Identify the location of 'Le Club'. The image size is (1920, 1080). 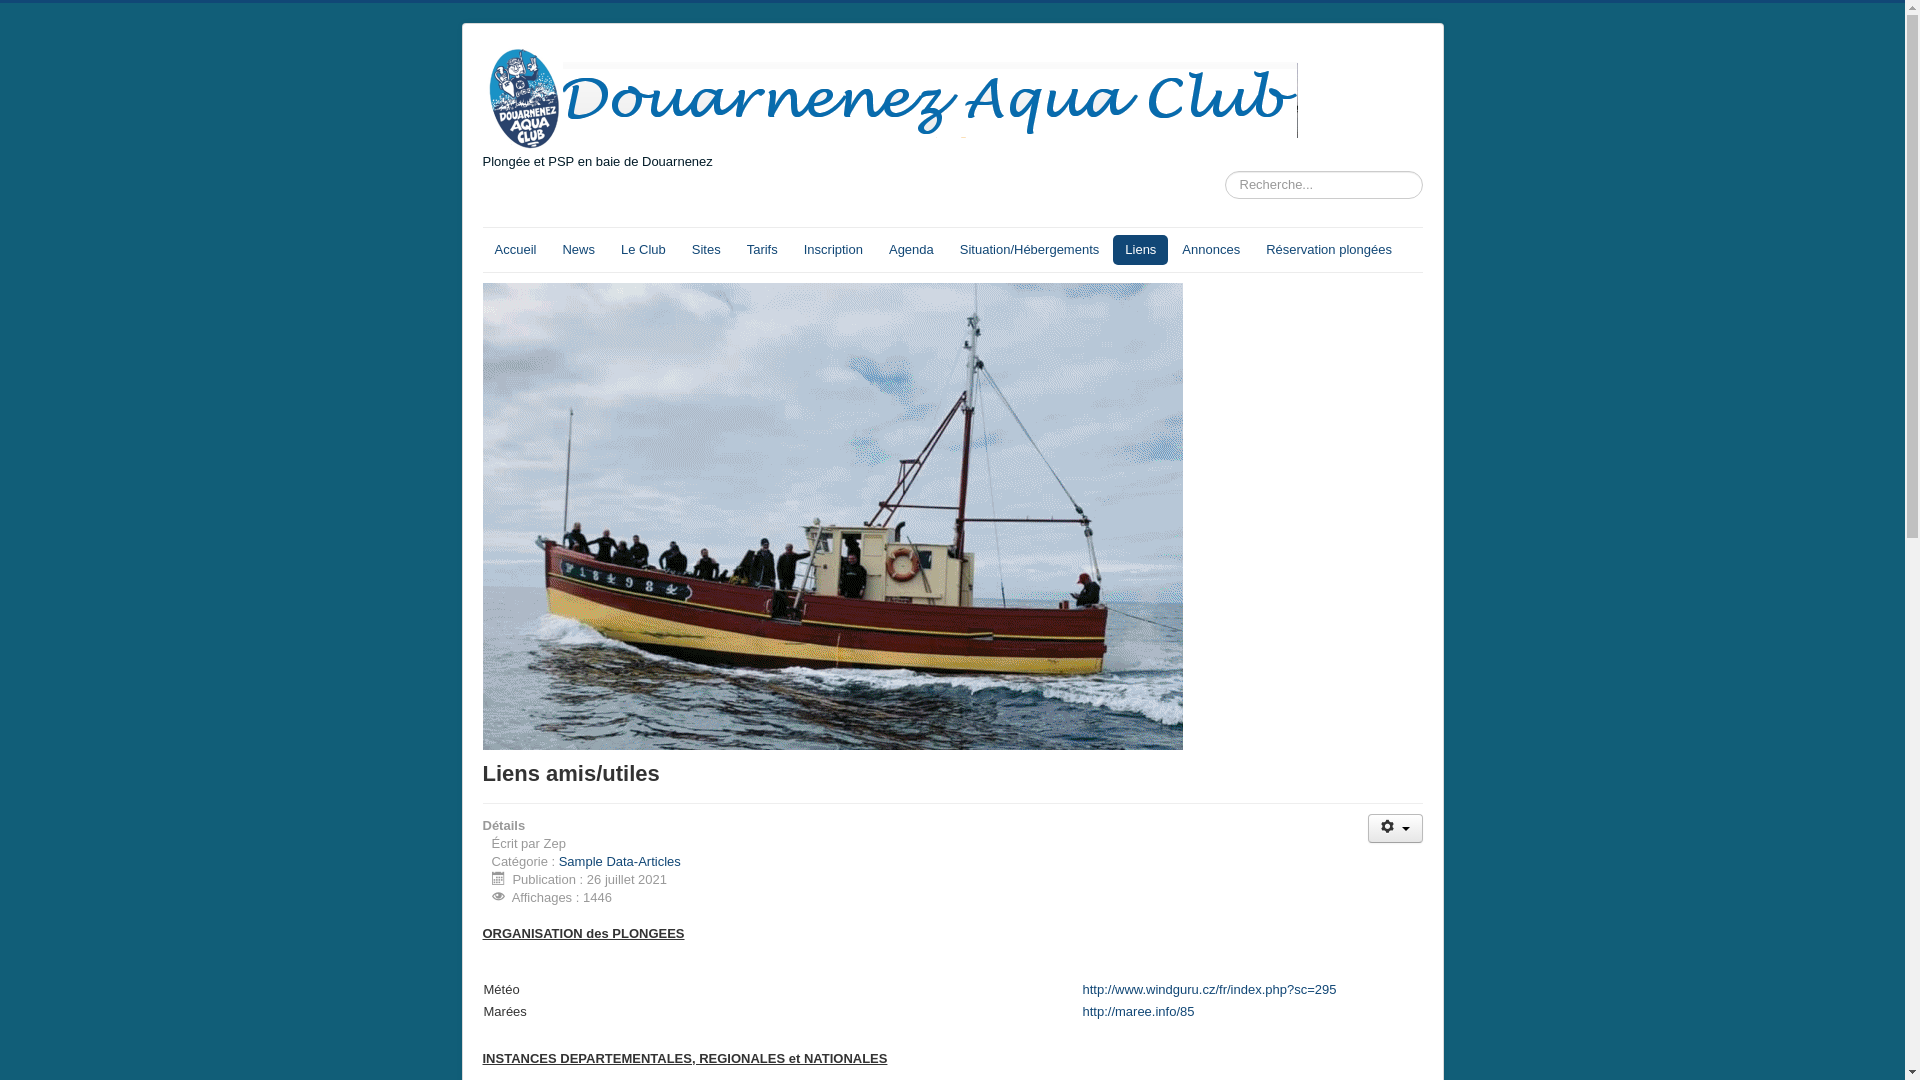
(608, 249).